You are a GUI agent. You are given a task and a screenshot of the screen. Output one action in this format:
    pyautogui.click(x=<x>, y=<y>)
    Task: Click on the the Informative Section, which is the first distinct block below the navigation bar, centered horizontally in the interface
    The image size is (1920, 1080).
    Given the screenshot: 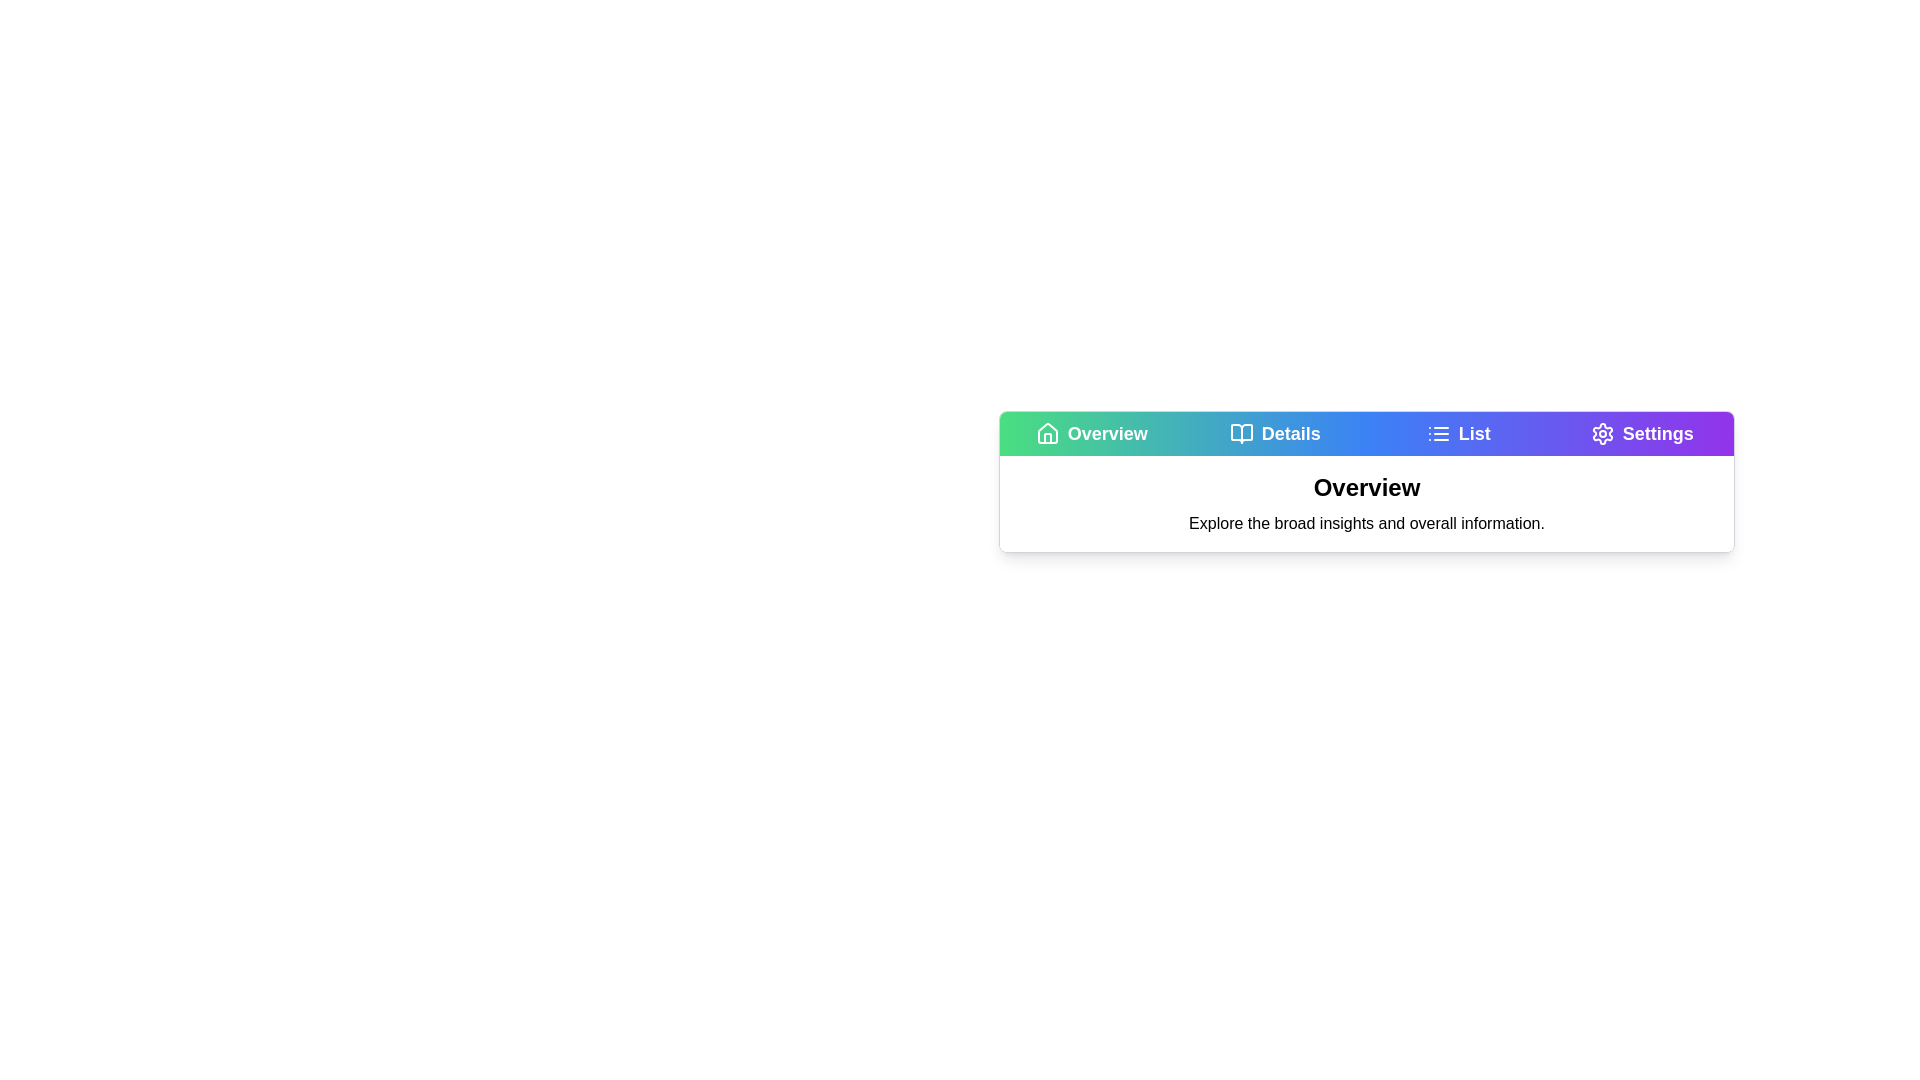 What is the action you would take?
    pyautogui.click(x=1366, y=482)
    